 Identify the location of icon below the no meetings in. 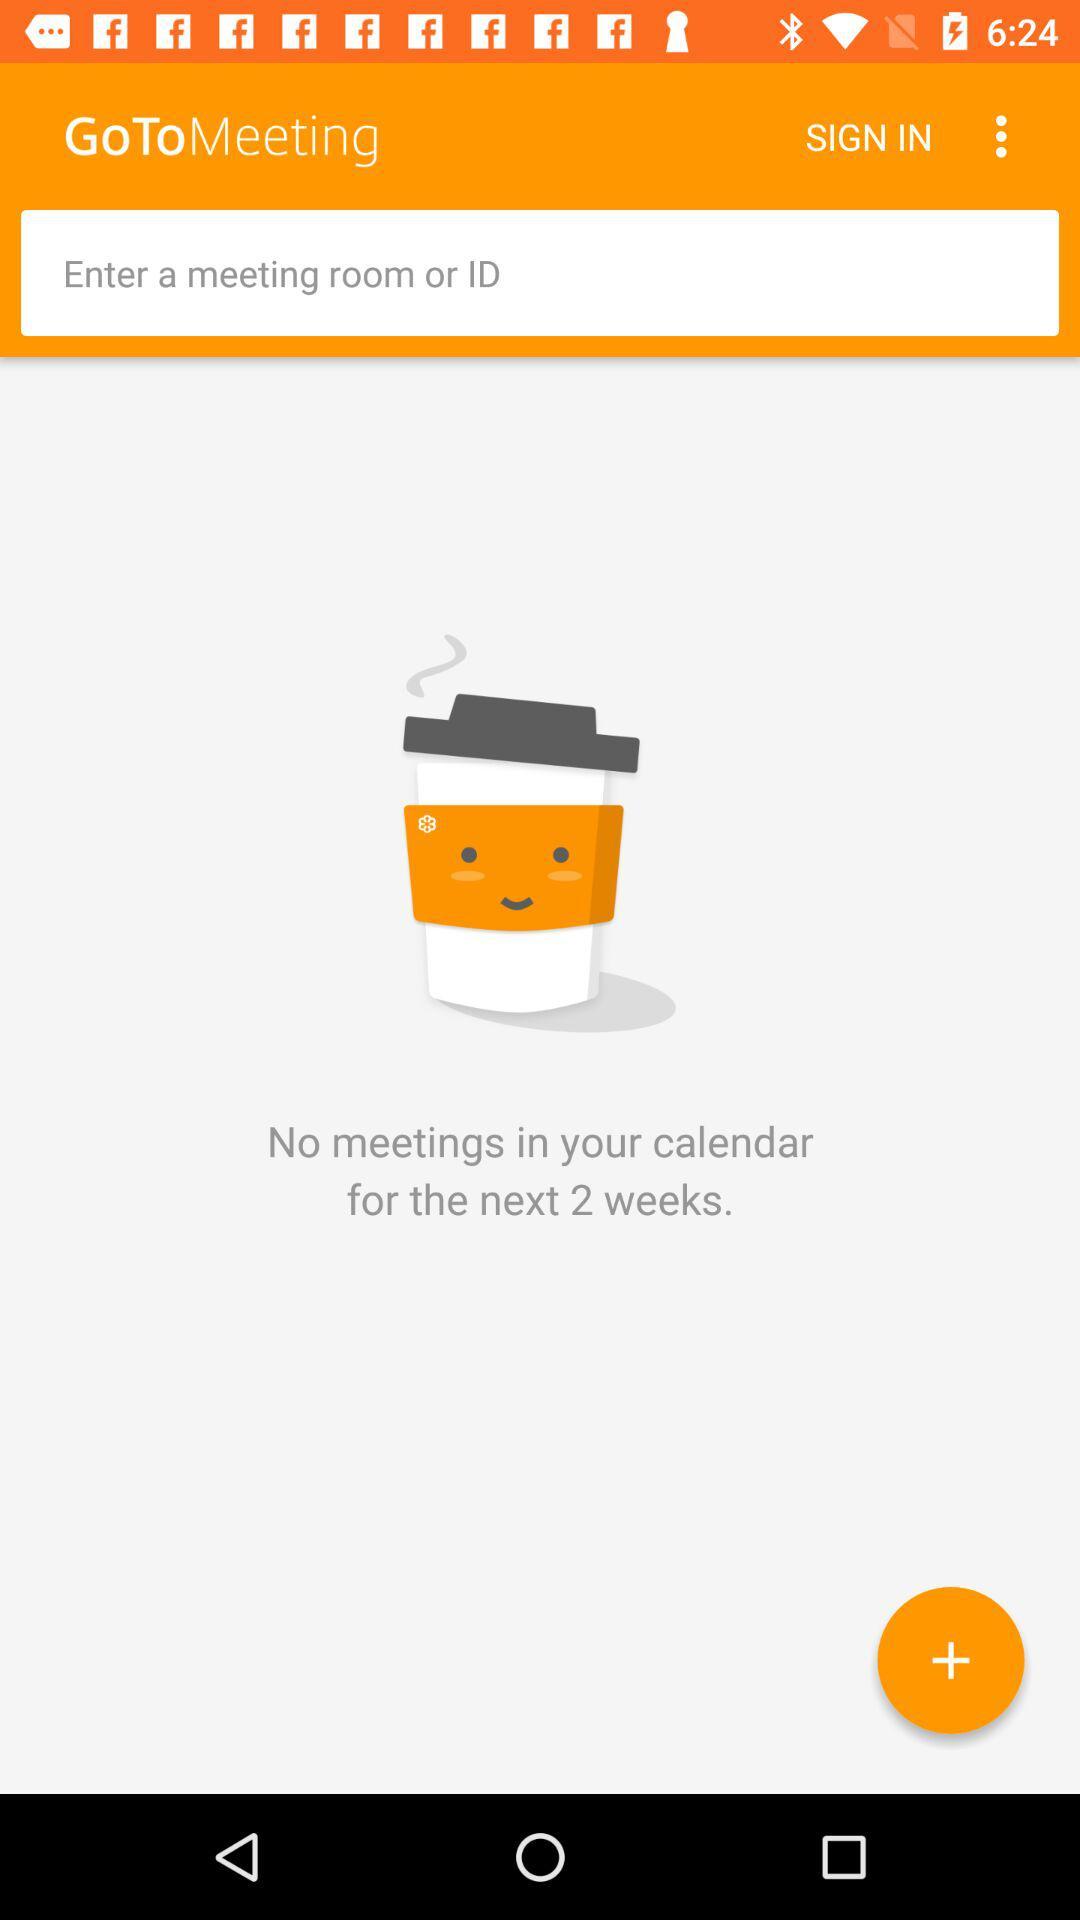
(950, 1660).